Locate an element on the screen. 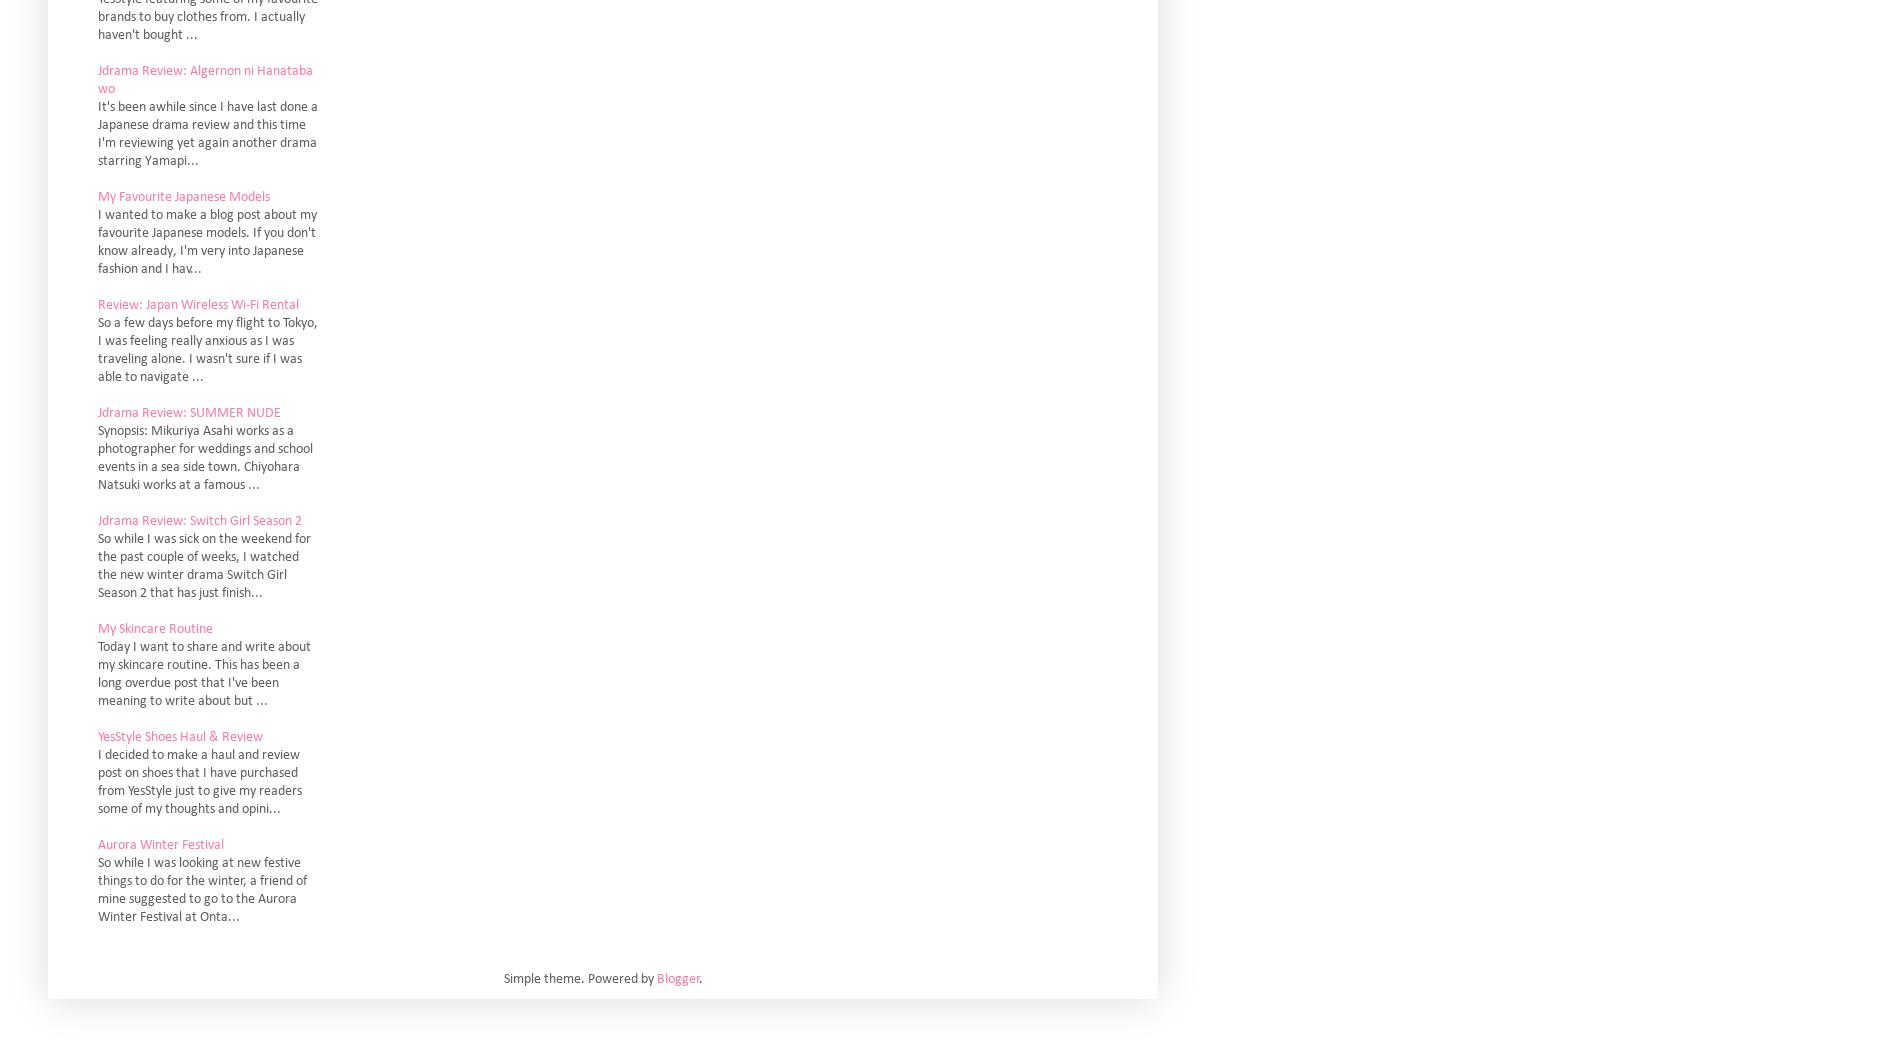 Image resolution: width=1898 pixels, height=1044 pixels. 'Aurora Winter Festival' is located at coordinates (159, 843).